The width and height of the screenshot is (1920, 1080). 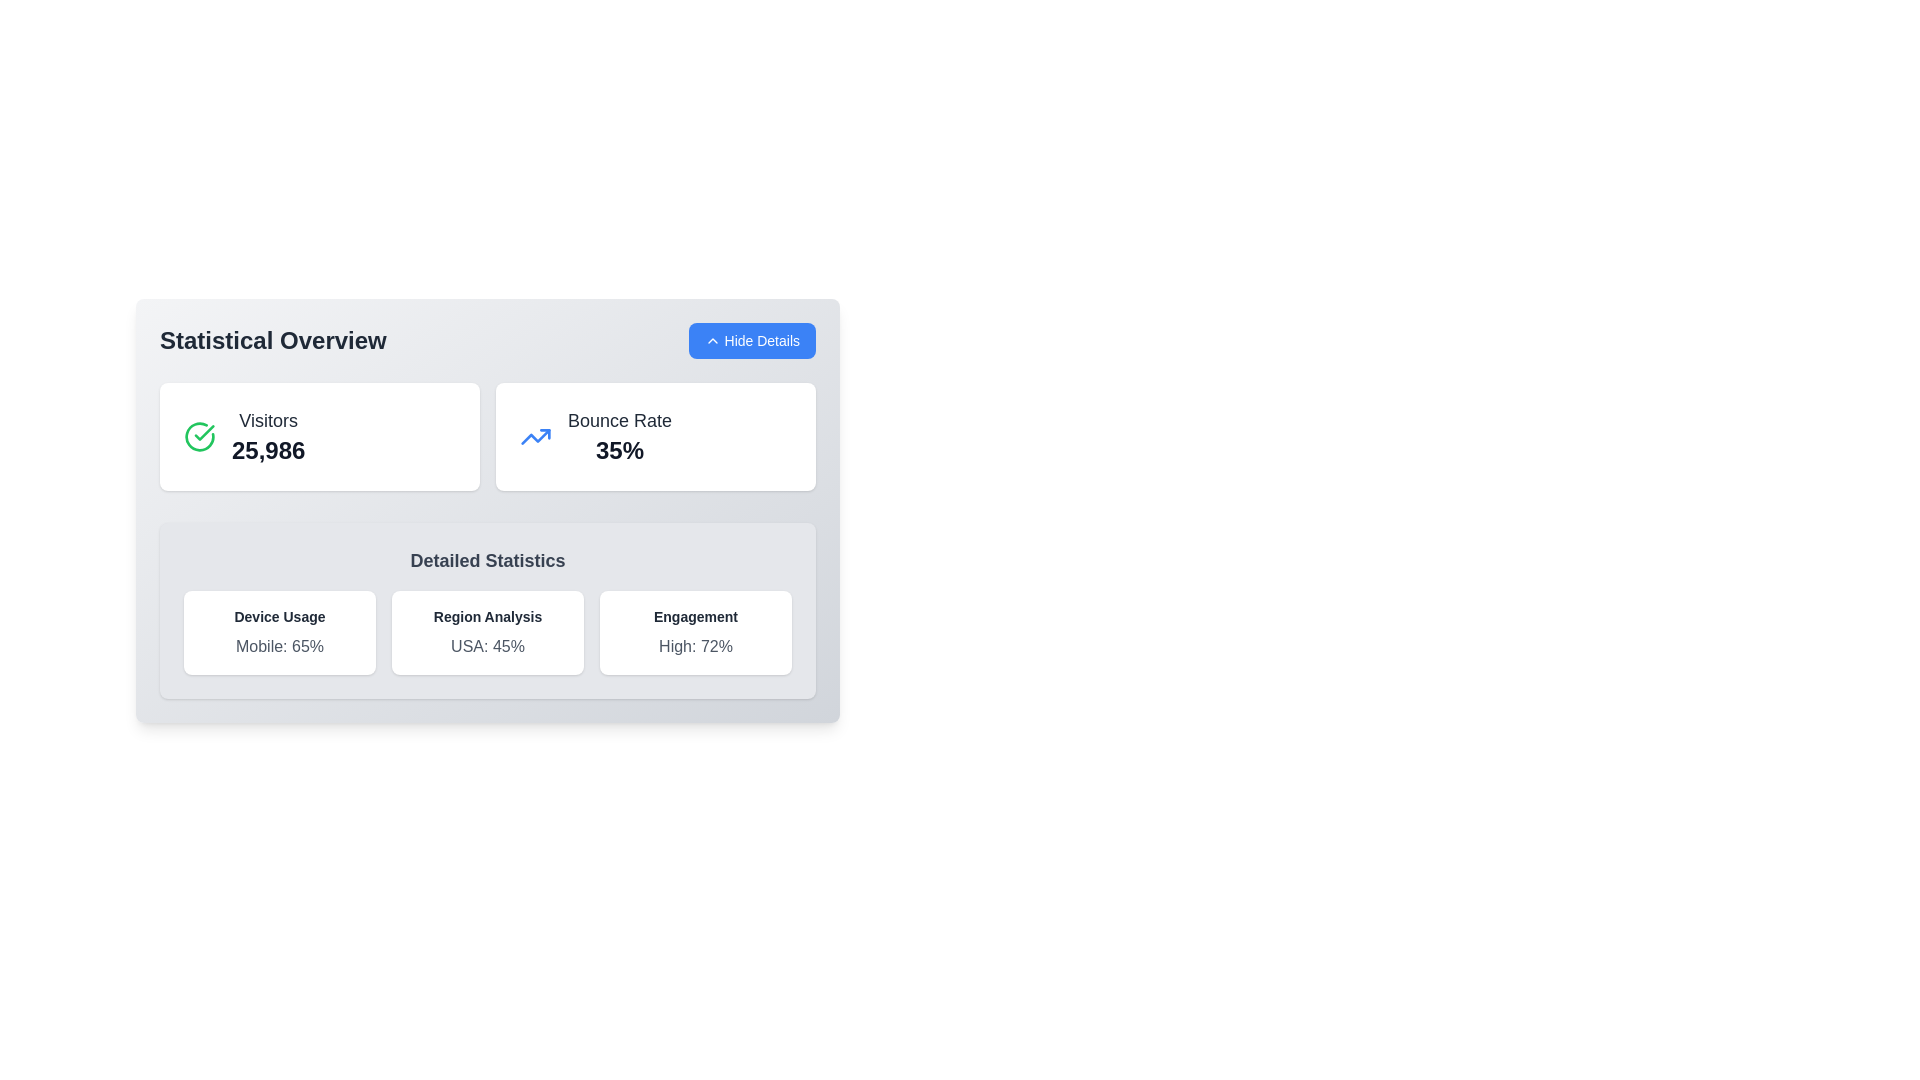 I want to click on the small upward-pointing triangular icon on the left side of the 'Hide Details' button, which has a blue background and white text, located in the top-right corner of the card, so click(x=712, y=339).